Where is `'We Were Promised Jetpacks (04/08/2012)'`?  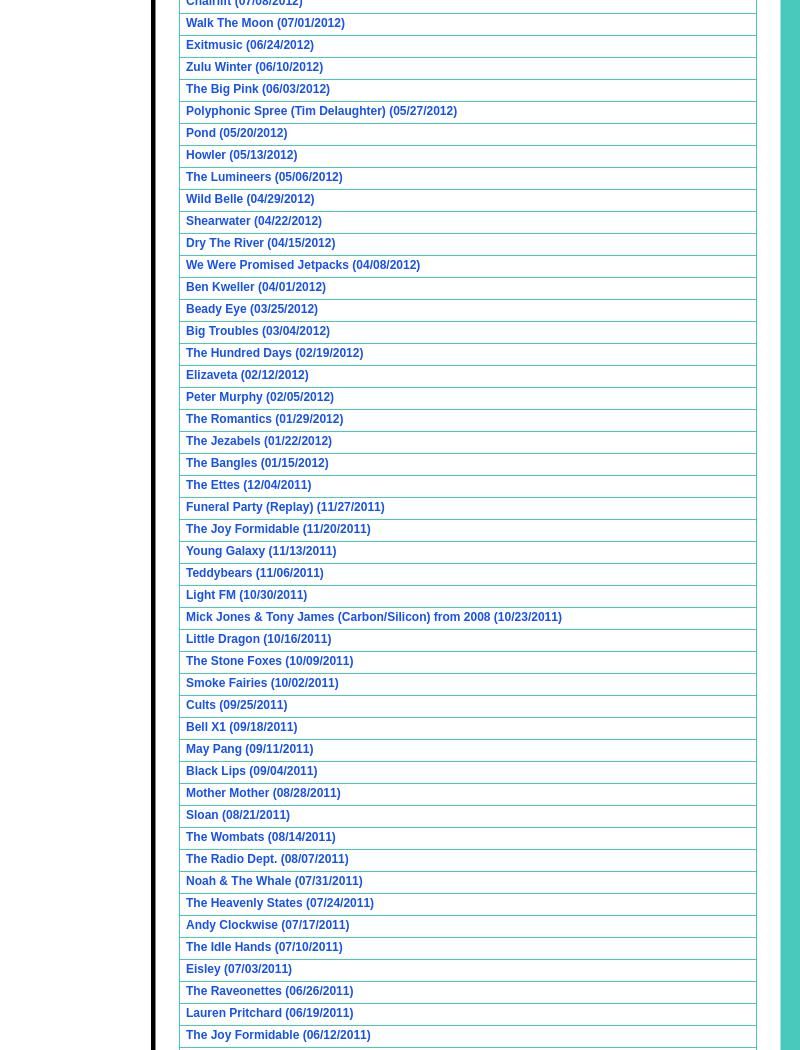
'We Were Promised Jetpacks (04/08/2012)' is located at coordinates (302, 264).